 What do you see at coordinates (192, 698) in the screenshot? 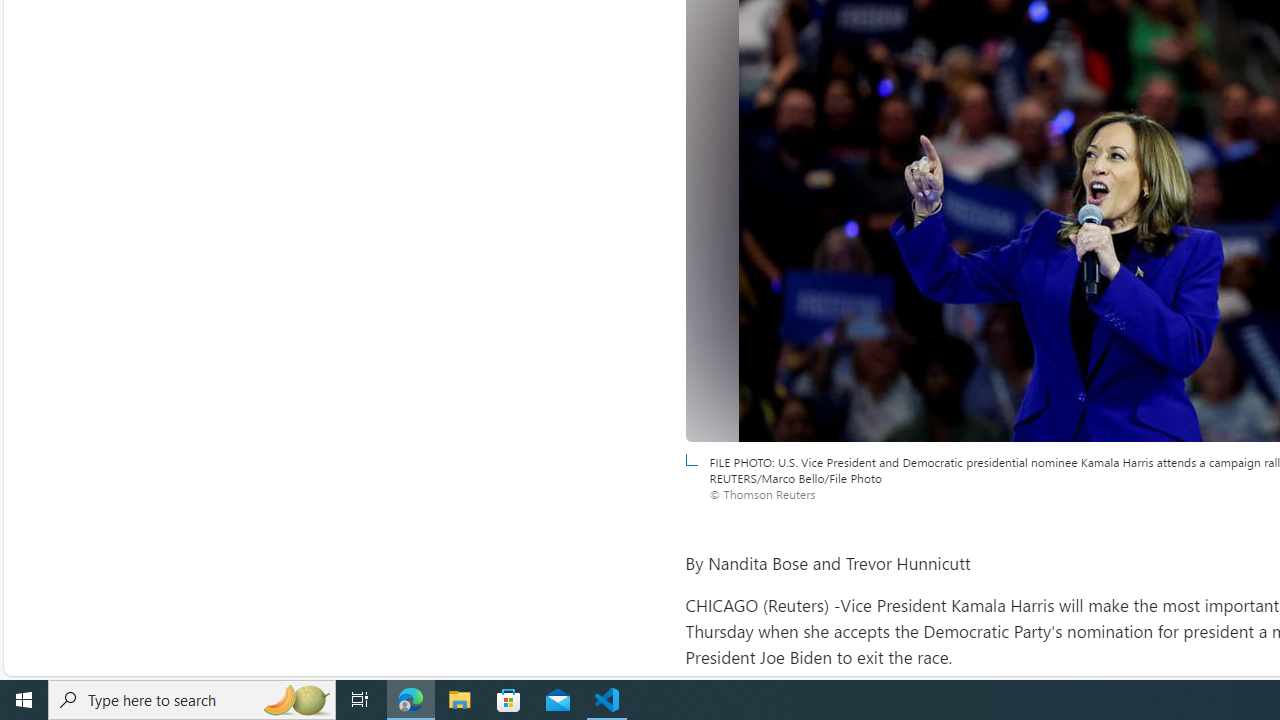
I see `'Type here to search'` at bounding box center [192, 698].